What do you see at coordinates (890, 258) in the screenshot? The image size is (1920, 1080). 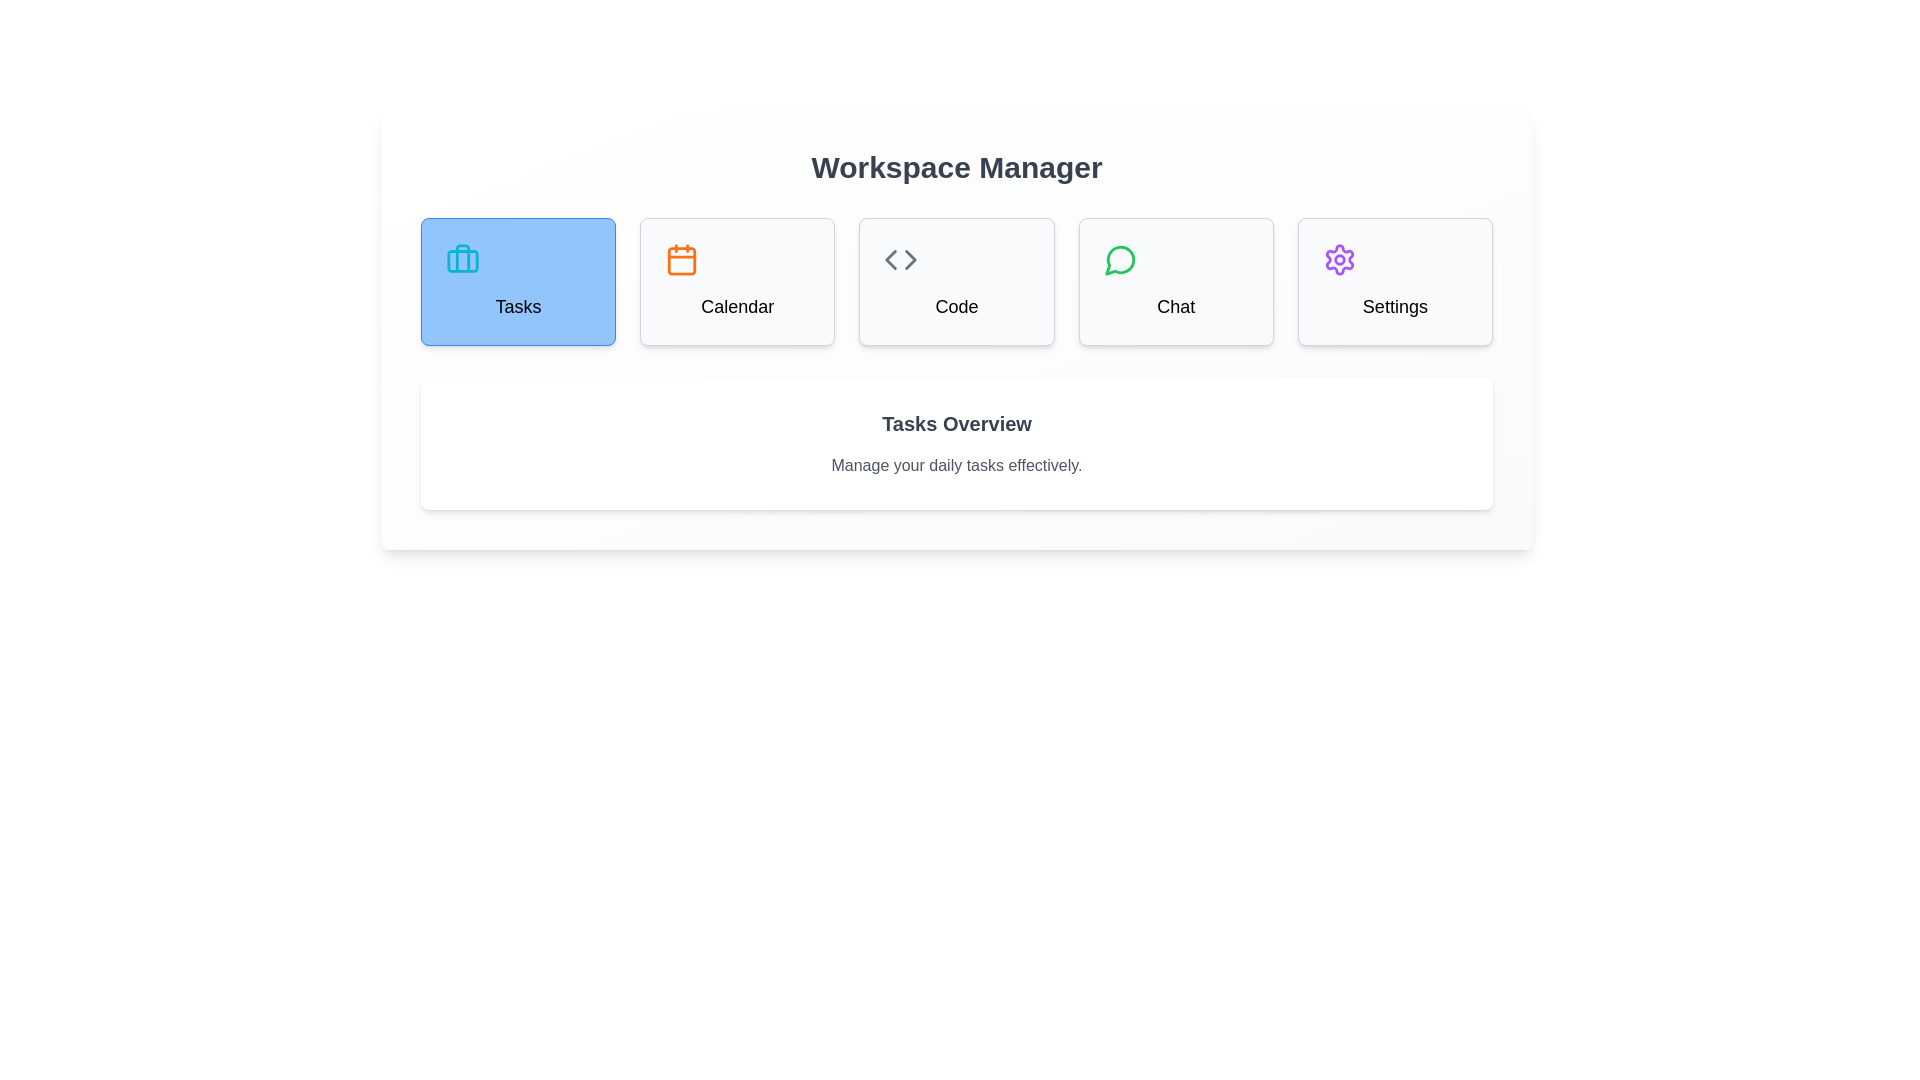 I see `the left chevron graphical vector icon located centrally within the 'Code' card's icon area` at bounding box center [890, 258].